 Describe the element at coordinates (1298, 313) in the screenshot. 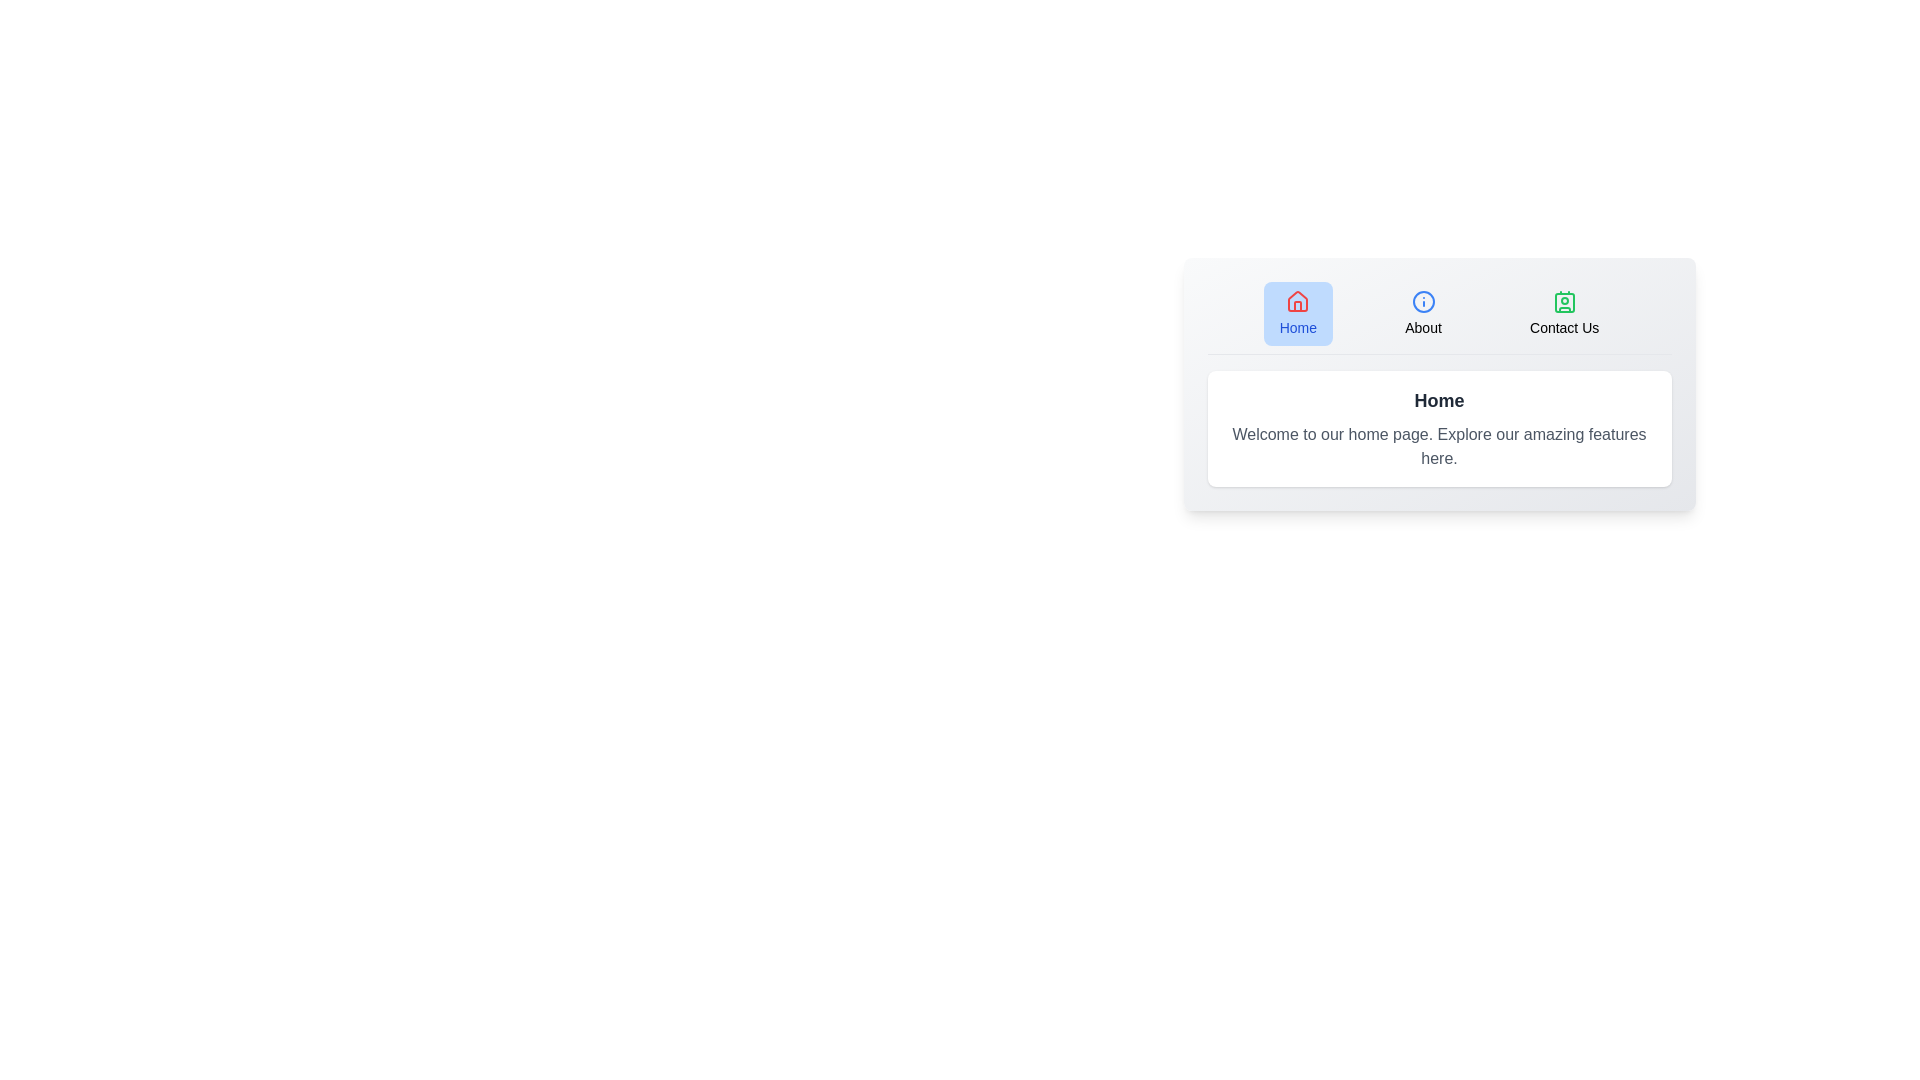

I see `the tab titled 'Home' to observe the styling change` at that location.